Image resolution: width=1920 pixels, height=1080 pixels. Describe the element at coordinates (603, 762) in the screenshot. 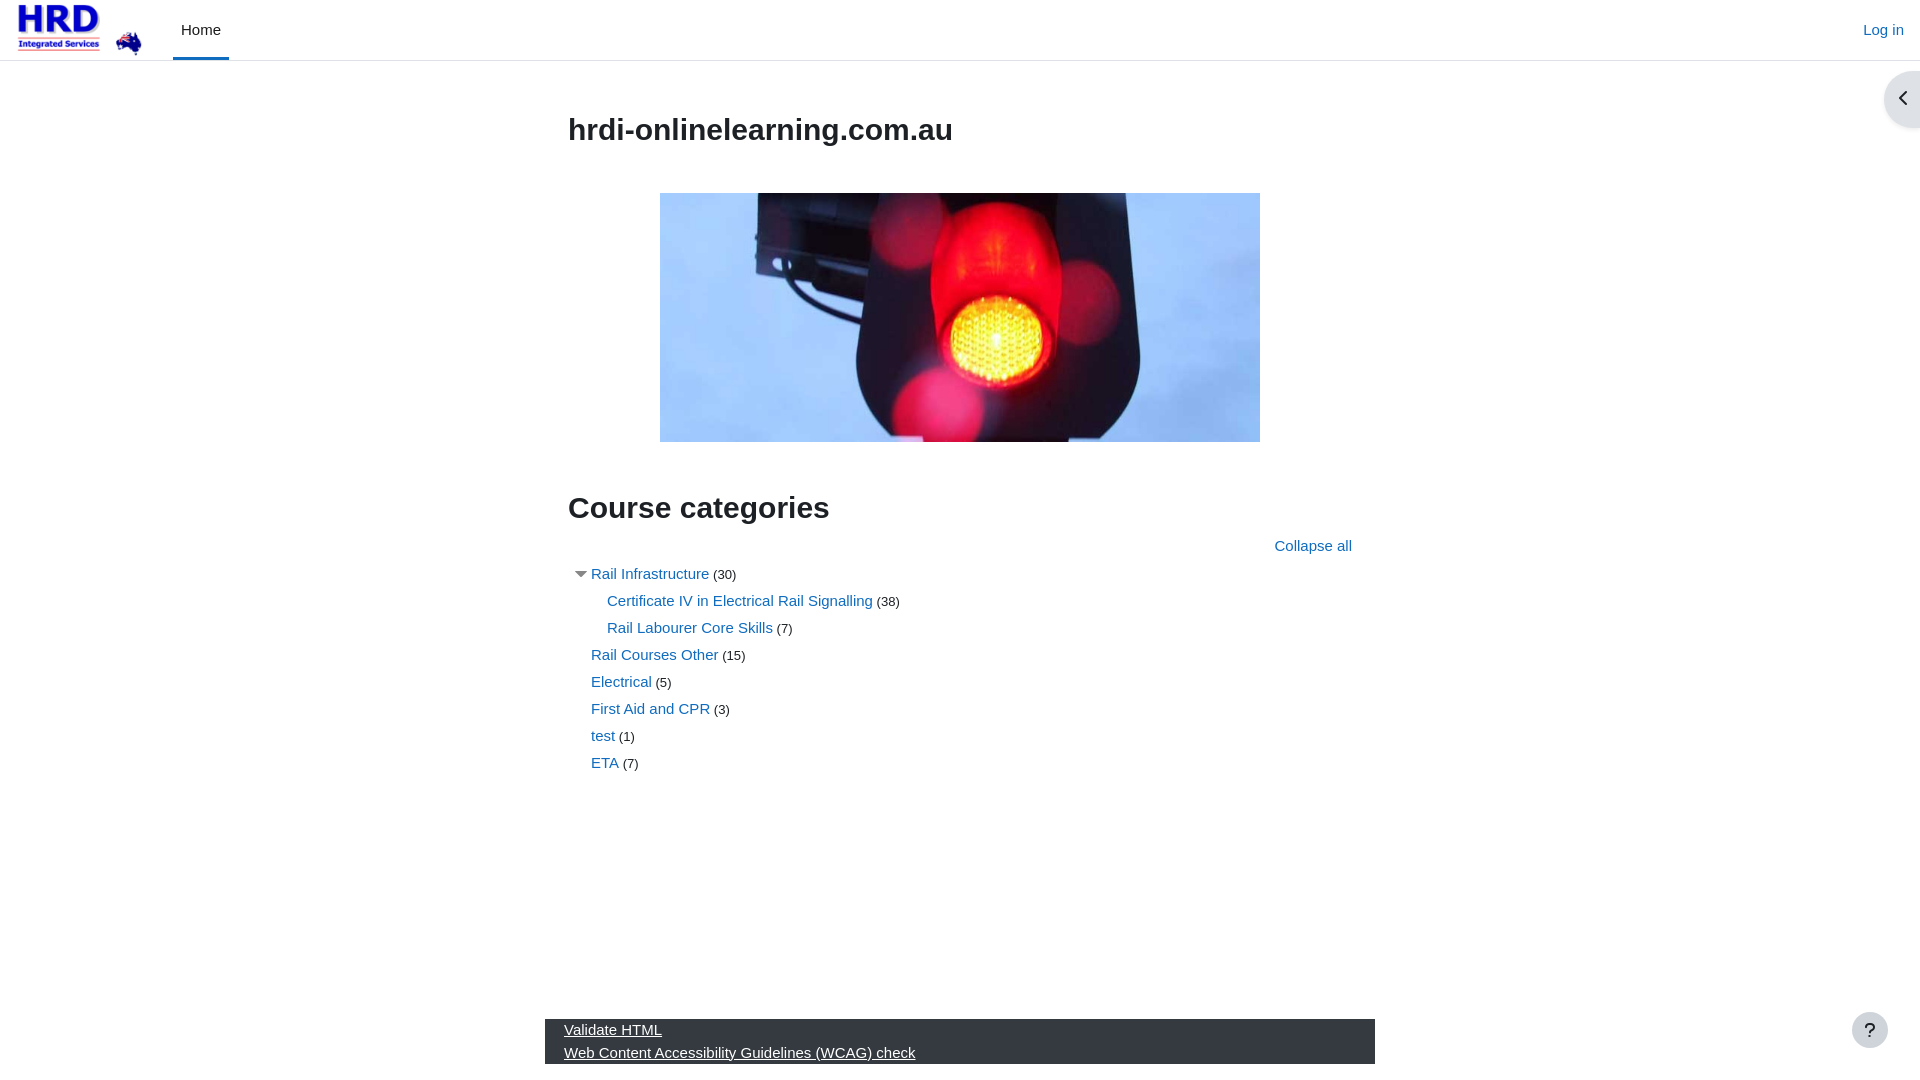

I see `'ETA'` at that location.